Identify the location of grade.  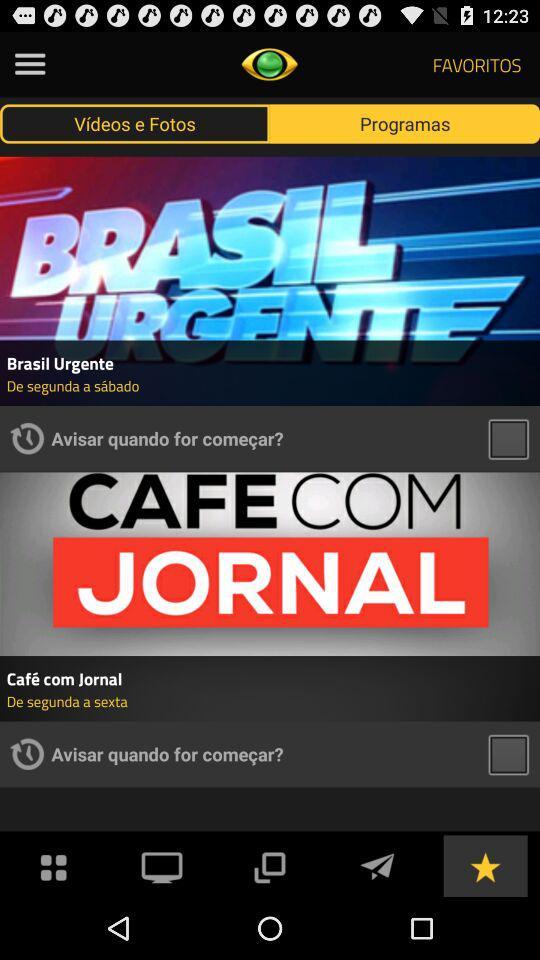
(484, 864).